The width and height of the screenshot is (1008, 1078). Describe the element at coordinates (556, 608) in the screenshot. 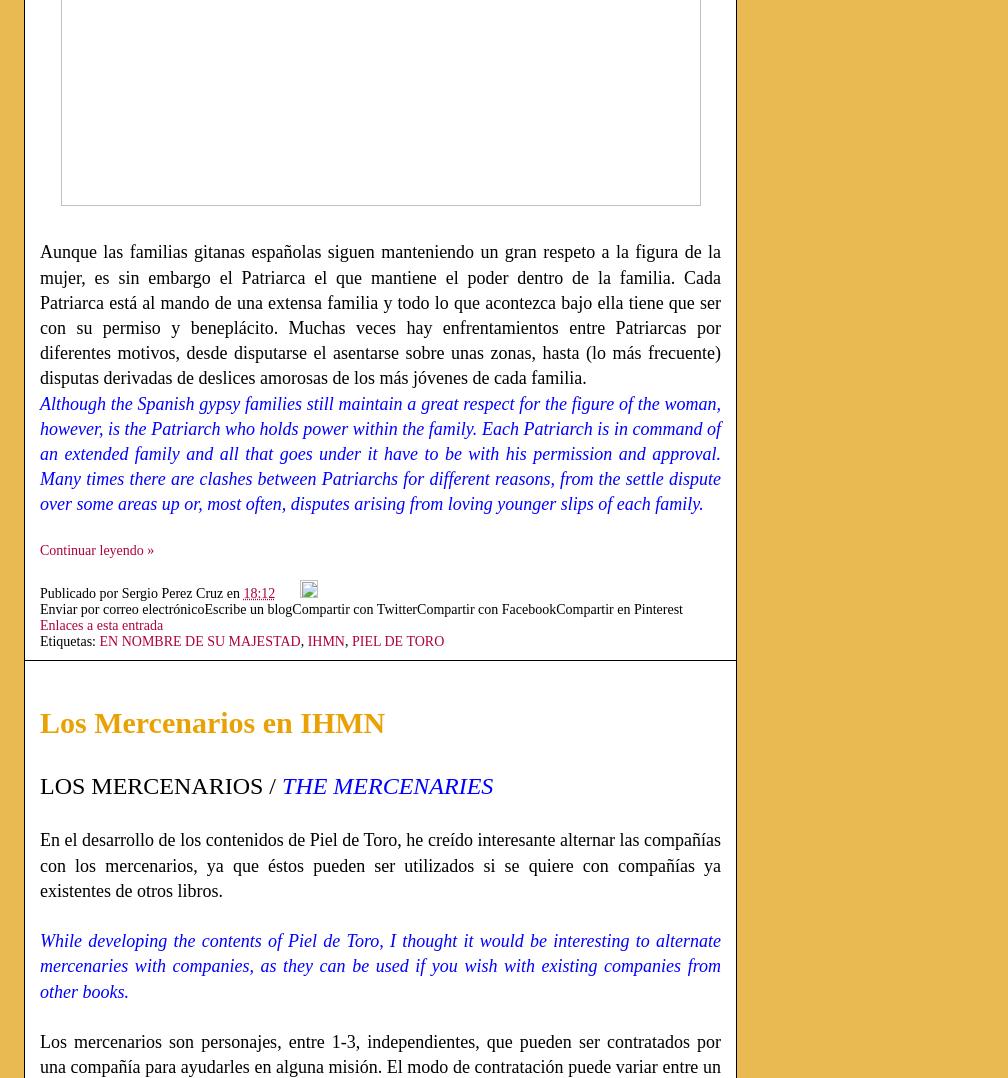

I see `'Compartir en Pinterest'` at that location.